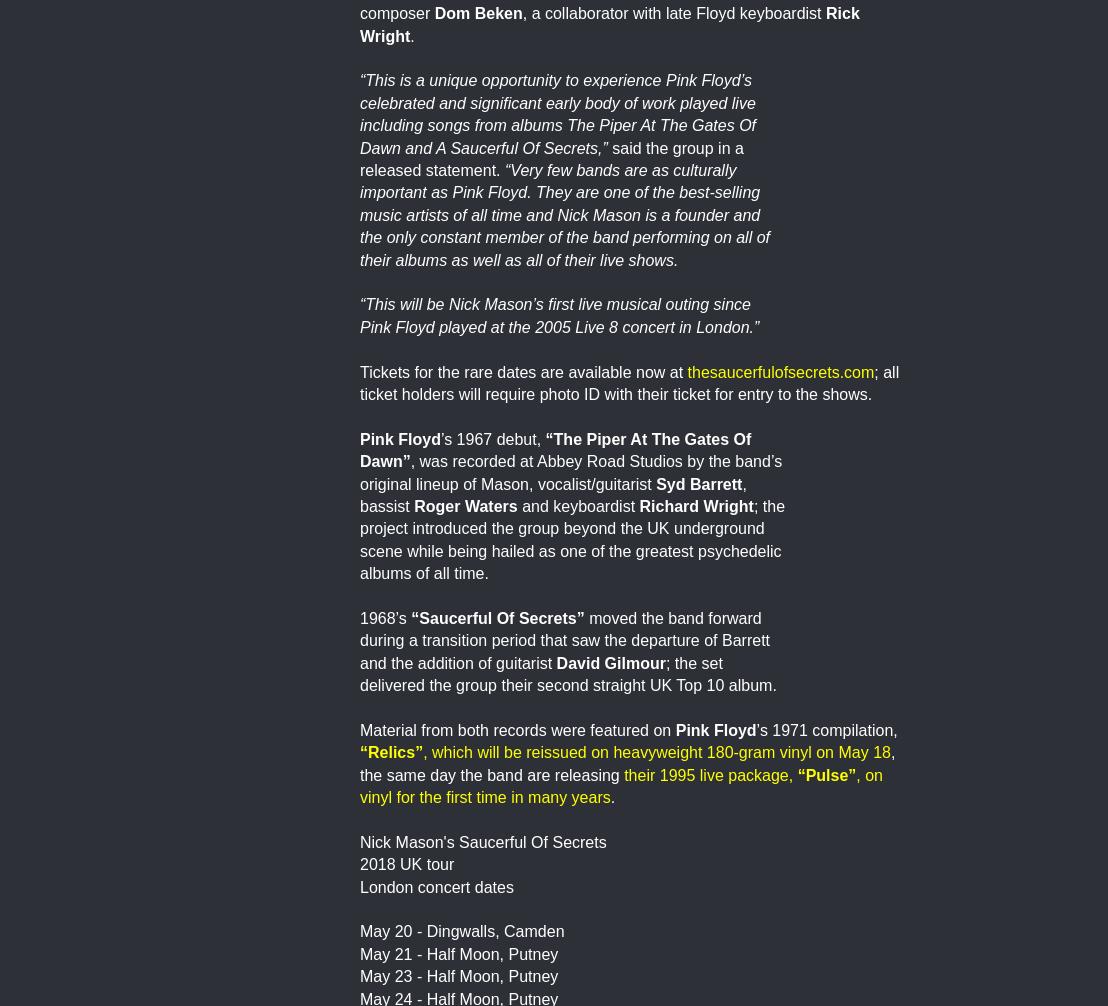 This screenshot has height=1006, width=1108. Describe the element at coordinates (358, 113) in the screenshot. I see `'“This is a unique opportunity to experience Pink Floyd’s celebrated and significant early body of work played live including songs from albums The Piper At The Gates Of Dawn and A Saucerful Of Secrets,”'` at that location.